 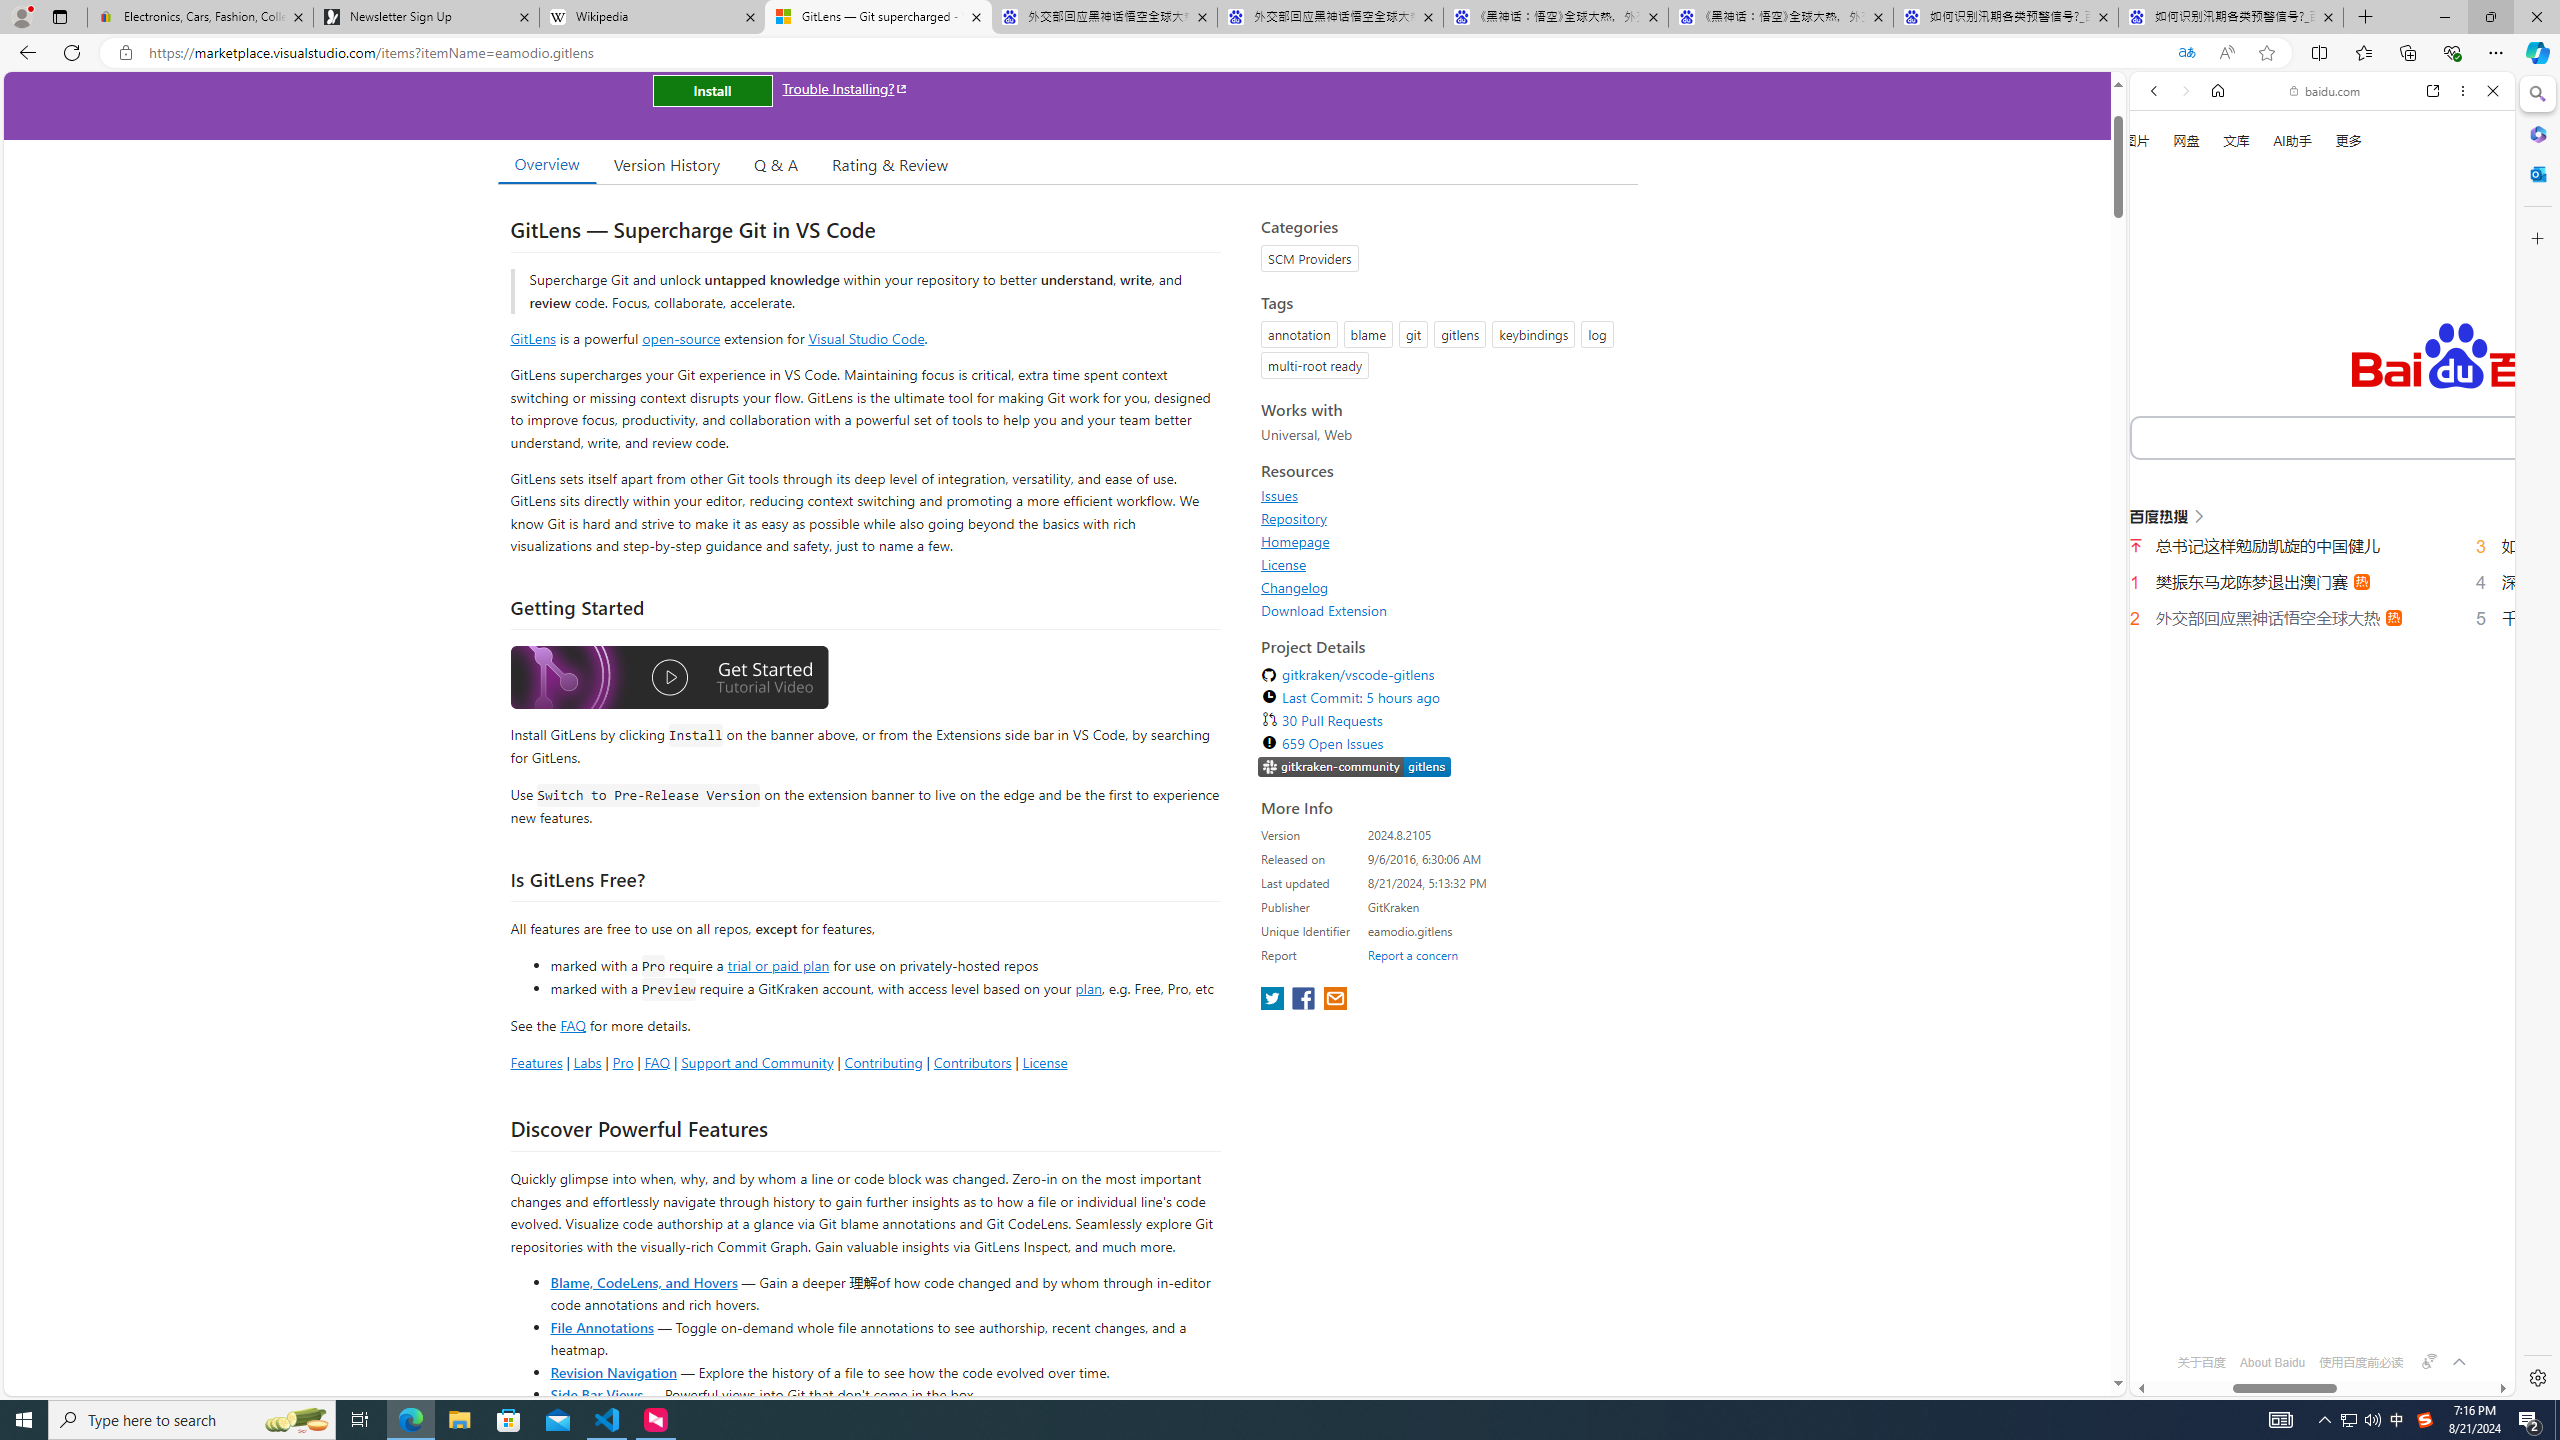 I want to click on 'Web scope', so click(x=2162, y=180).